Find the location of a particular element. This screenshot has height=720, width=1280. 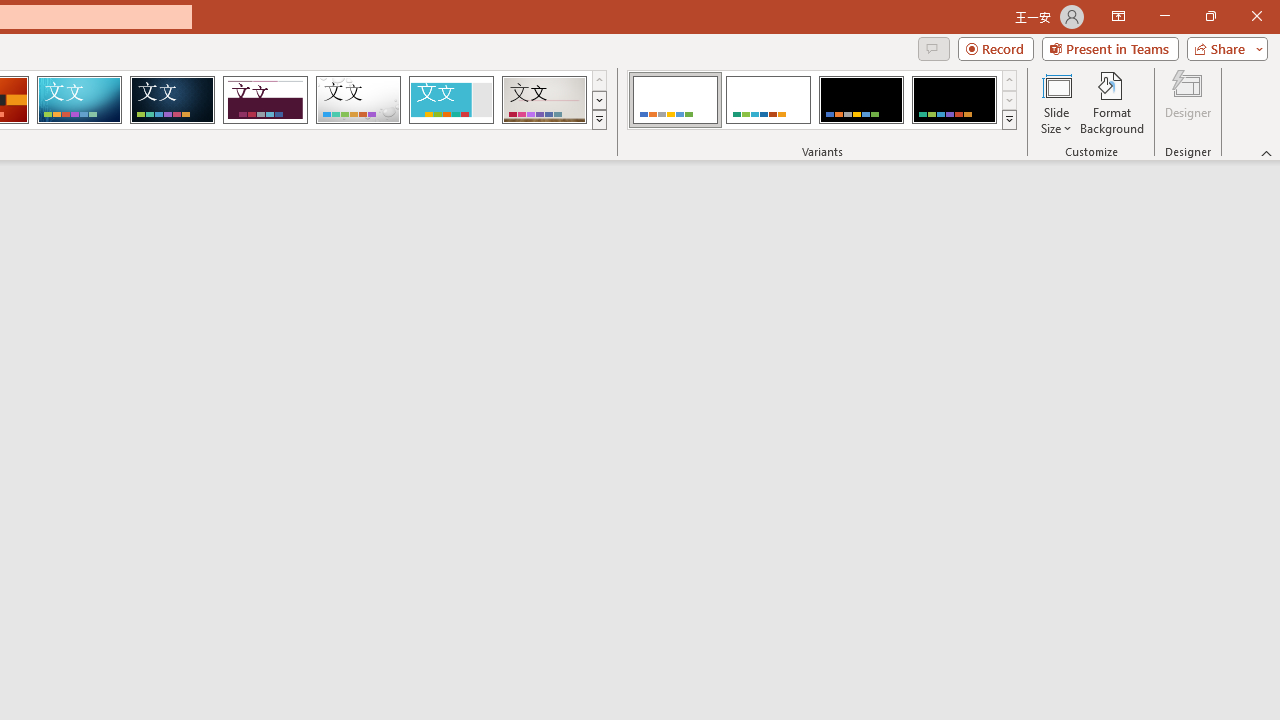

'Droplet Loading Preview...' is located at coordinates (358, 100).